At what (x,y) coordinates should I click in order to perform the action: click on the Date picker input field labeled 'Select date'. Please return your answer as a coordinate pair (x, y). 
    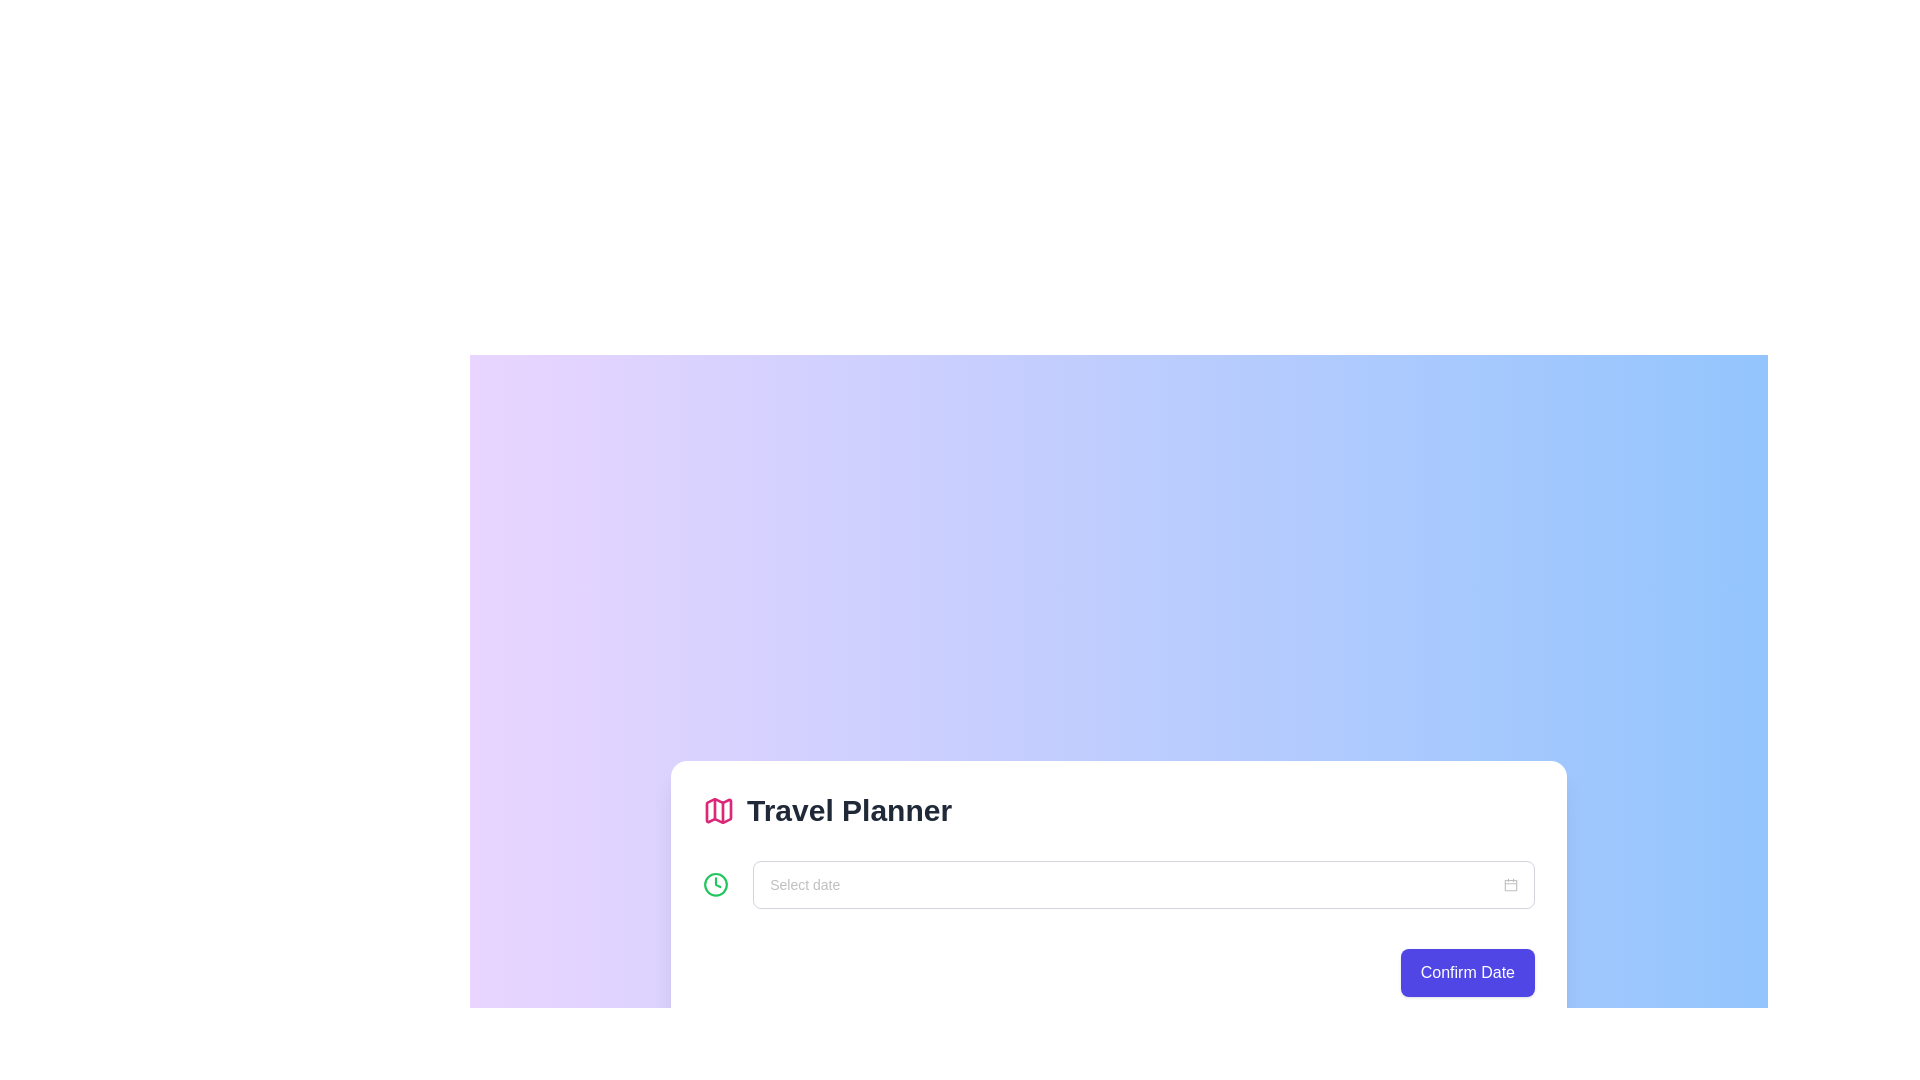
    Looking at the image, I should click on (1143, 883).